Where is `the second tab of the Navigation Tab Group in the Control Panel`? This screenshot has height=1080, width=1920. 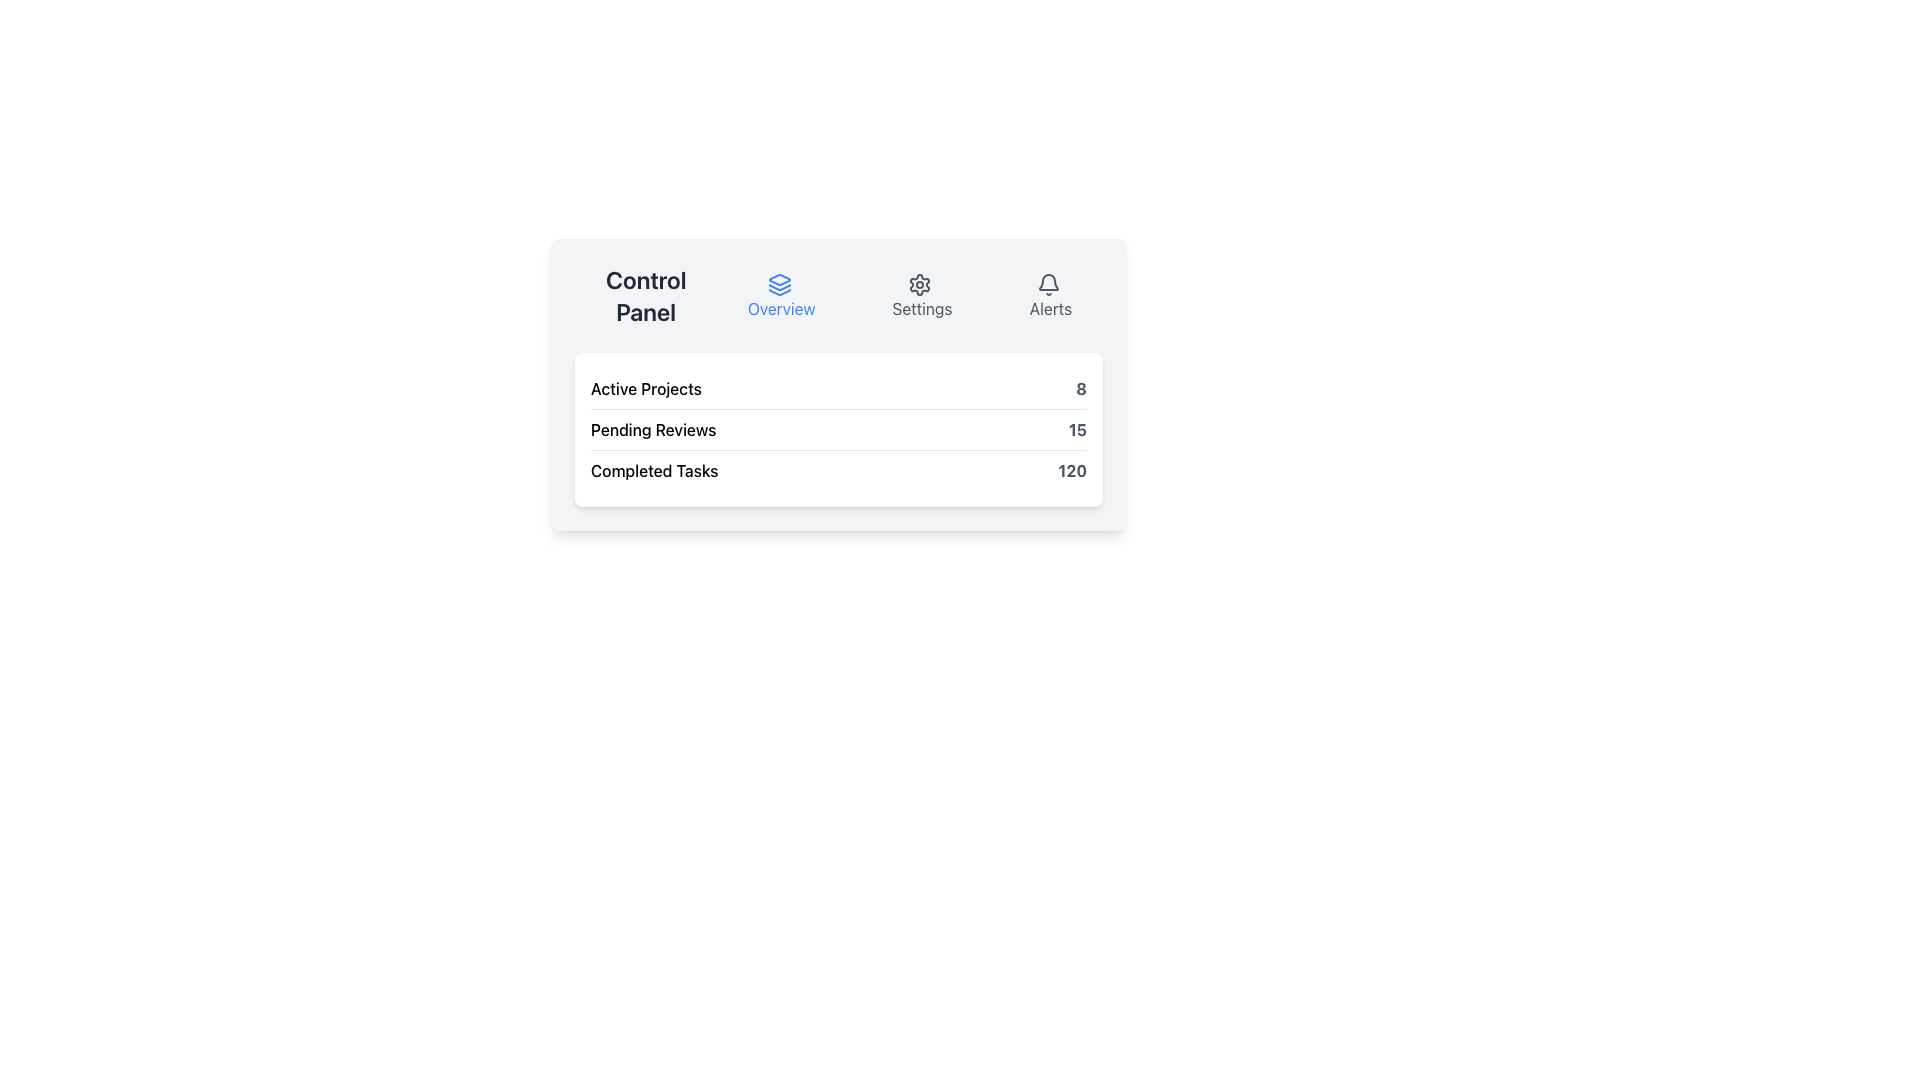
the second tab of the Navigation Tab Group in the Control Panel is located at coordinates (909, 295).